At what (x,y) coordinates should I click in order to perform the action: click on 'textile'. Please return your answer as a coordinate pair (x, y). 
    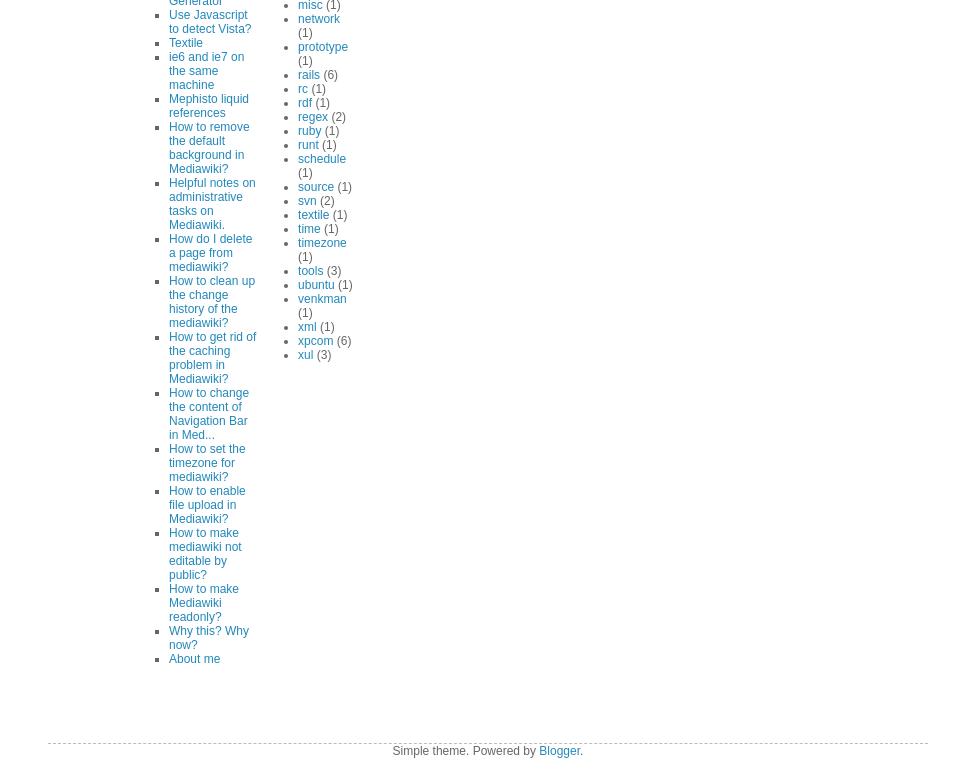
    Looking at the image, I should click on (297, 214).